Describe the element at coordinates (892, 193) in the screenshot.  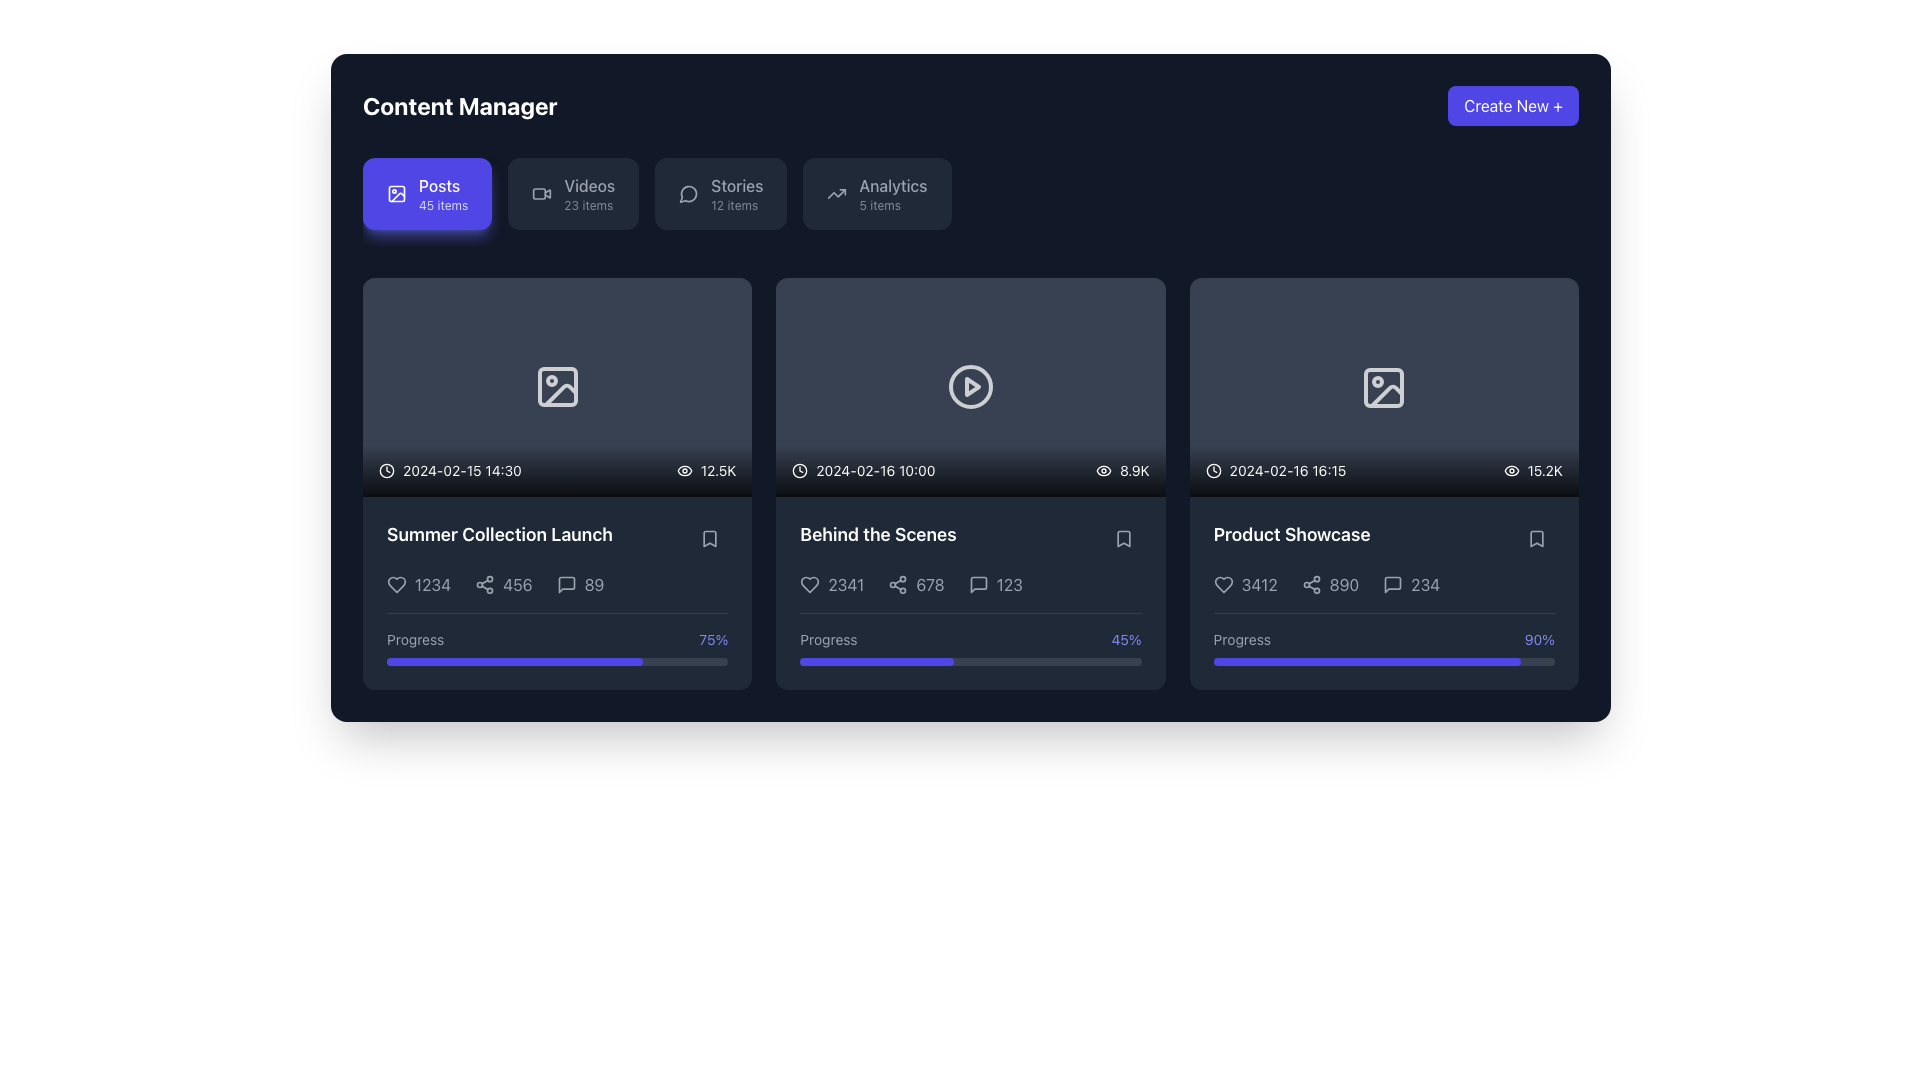
I see `the 'Analytics' text block in the navigation menu, which features a larger font for 'Analytics' and a smaller font for '5 items', positioned to the right of the 'Stories' section` at that location.